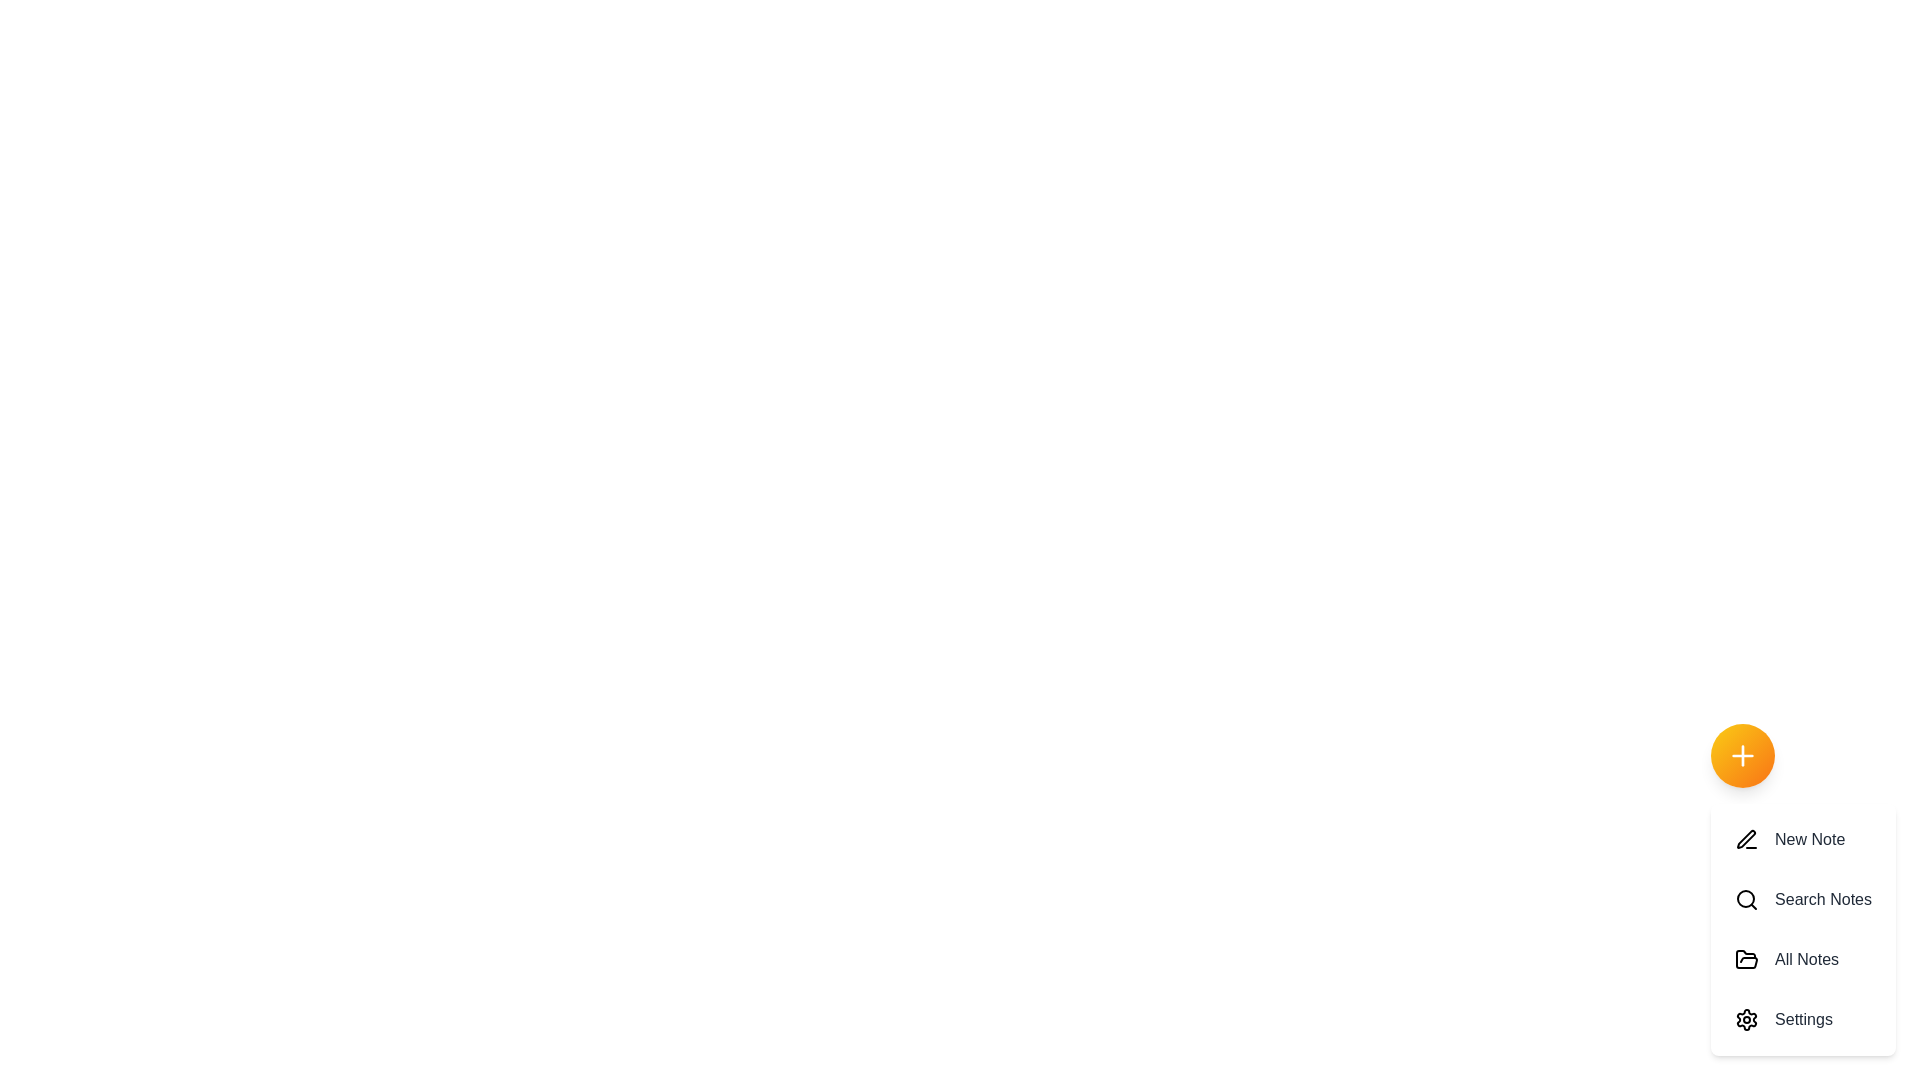 The height and width of the screenshot is (1080, 1920). What do you see at coordinates (1803, 959) in the screenshot?
I see `the 'All Notes' option to view all notes` at bounding box center [1803, 959].